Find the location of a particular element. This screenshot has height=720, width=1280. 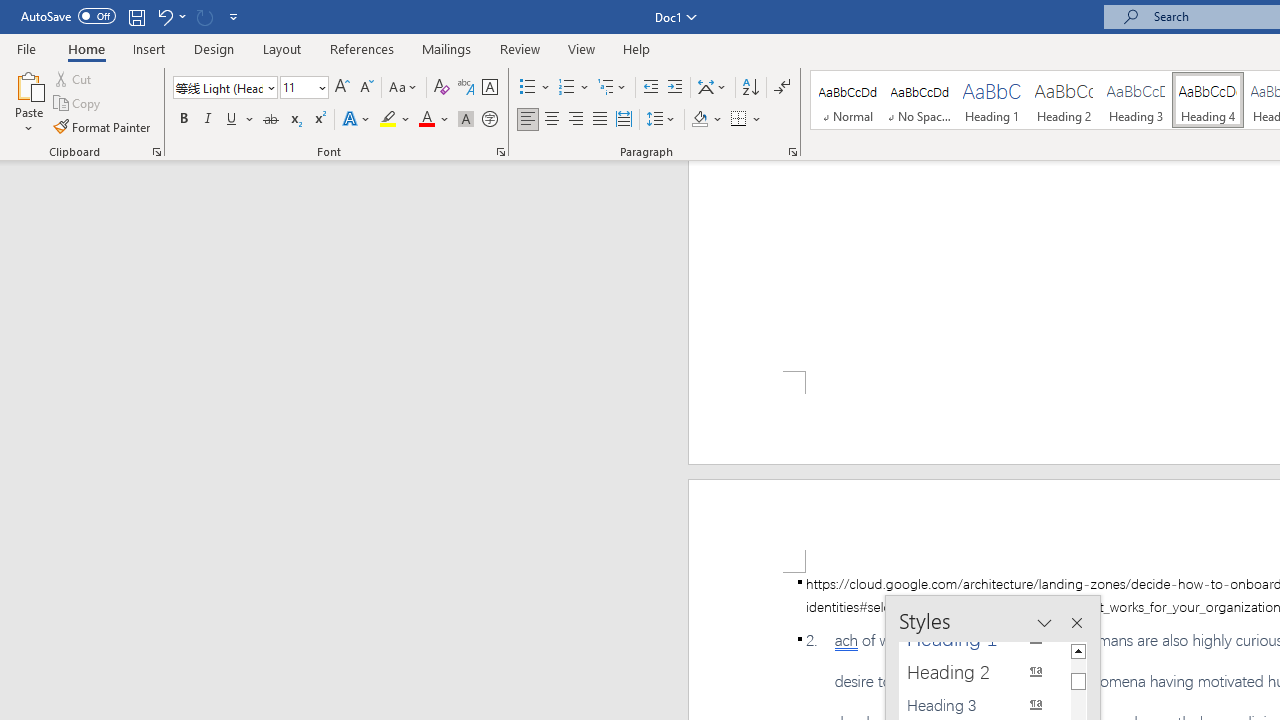

'Increase Indent' is located at coordinates (675, 86).